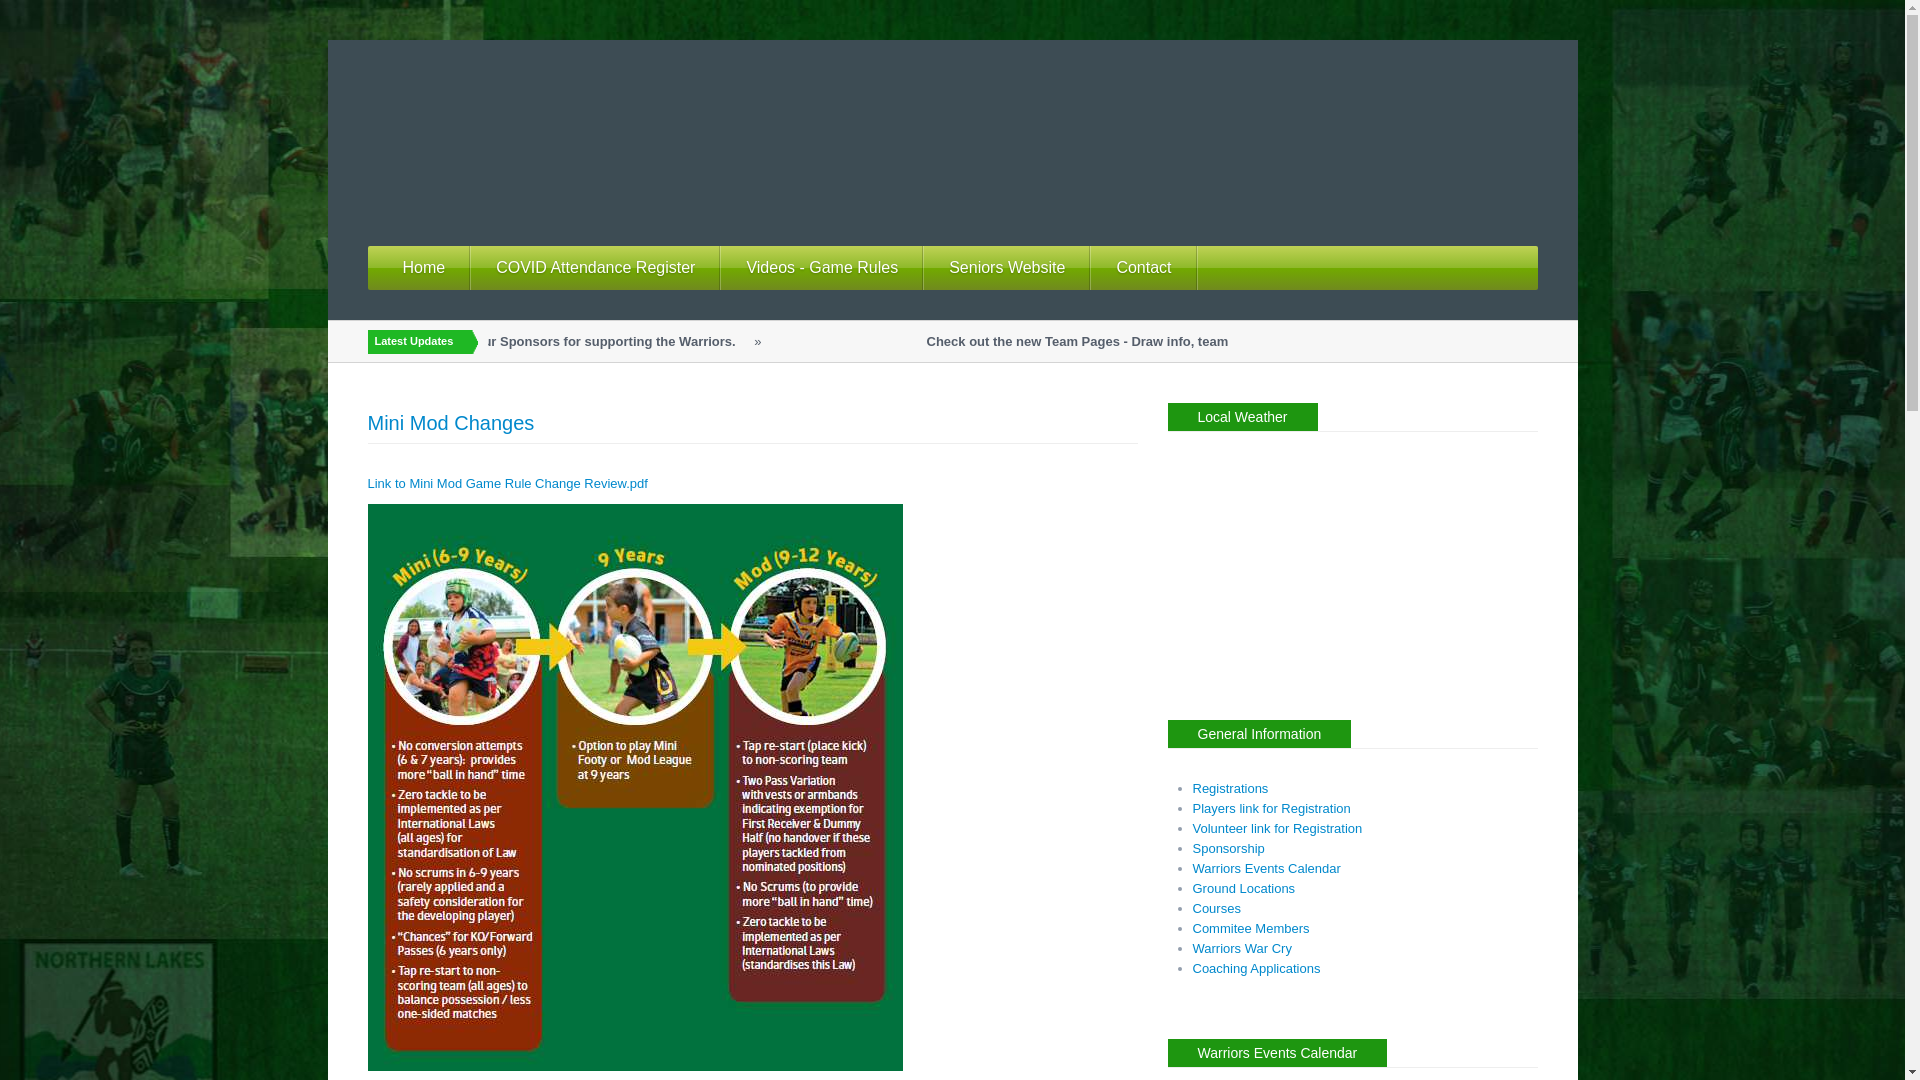  What do you see at coordinates (923, 266) in the screenshot?
I see `'Seniors Website'` at bounding box center [923, 266].